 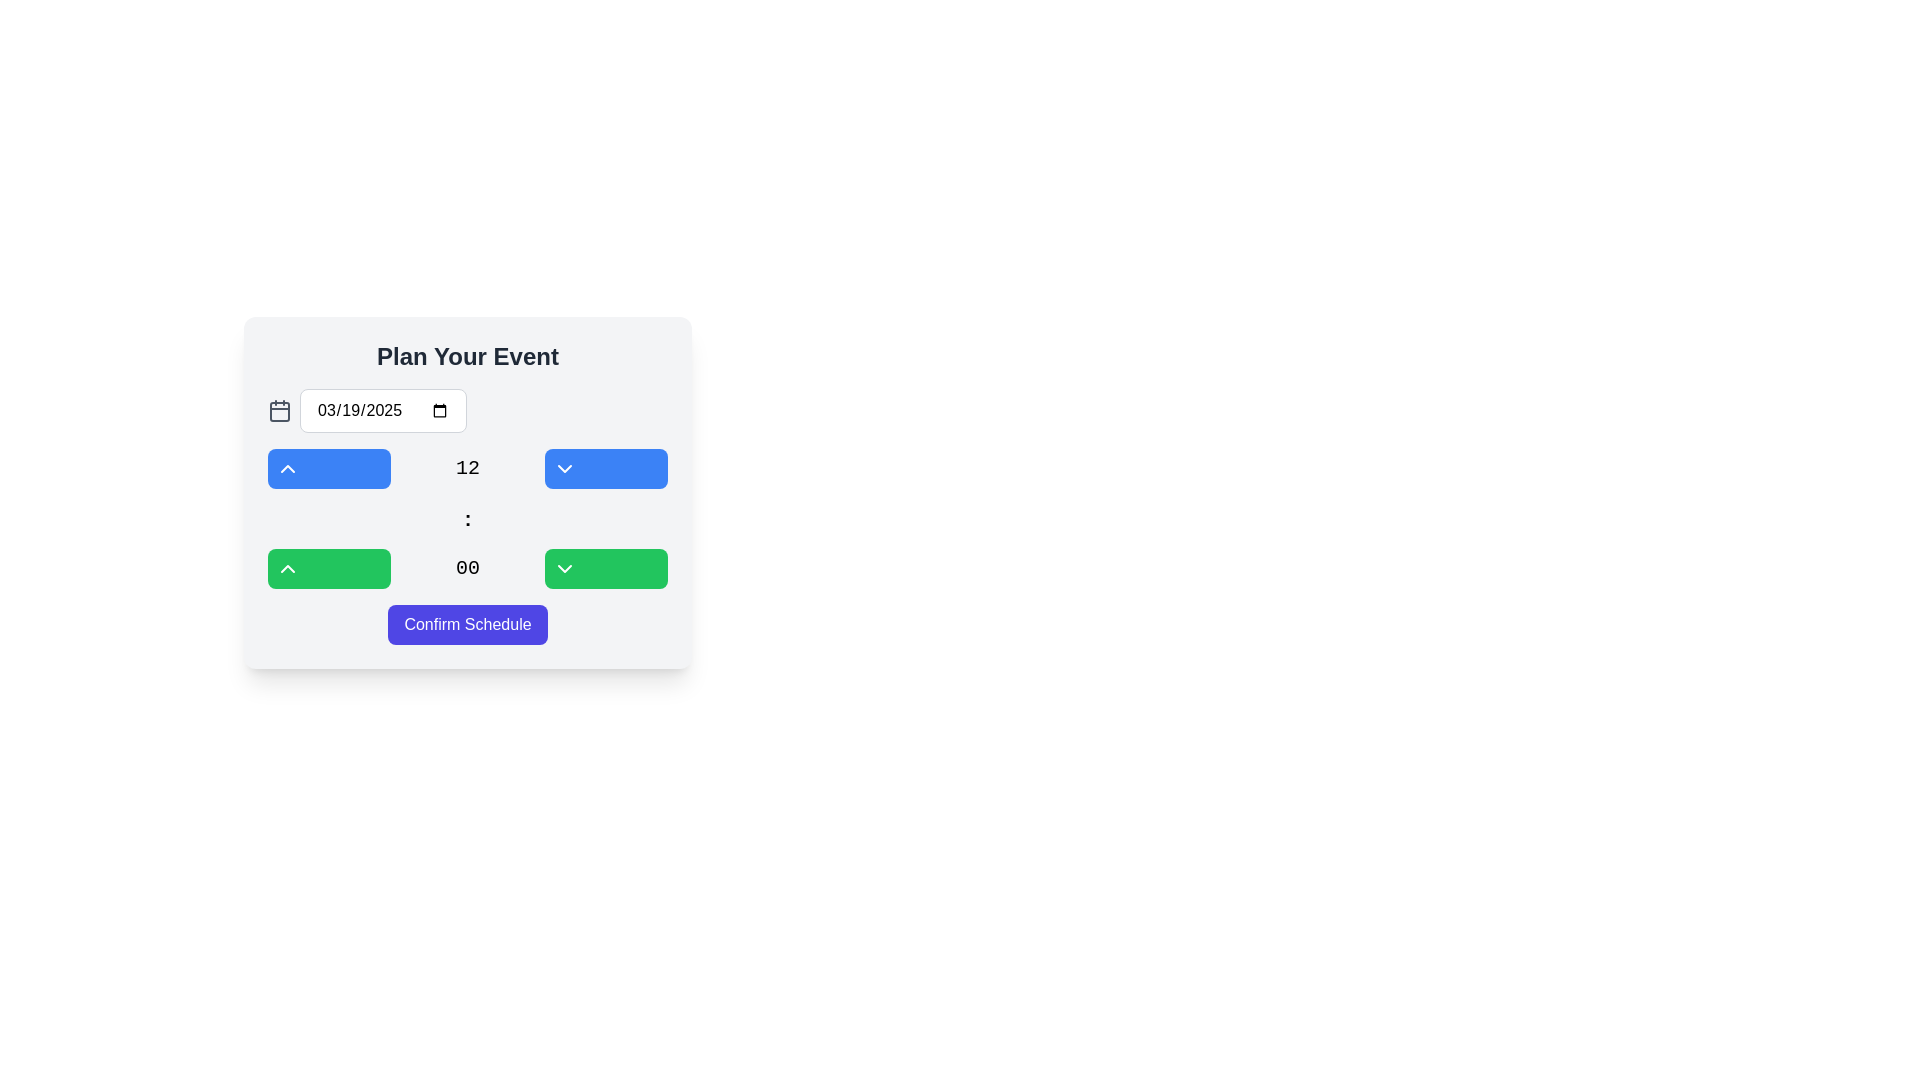 I want to click on the white downward-pointing chevron icon inside the blue hour selection button located next to the numeric '12' in the top-right section of the time selector widget, so click(x=564, y=469).